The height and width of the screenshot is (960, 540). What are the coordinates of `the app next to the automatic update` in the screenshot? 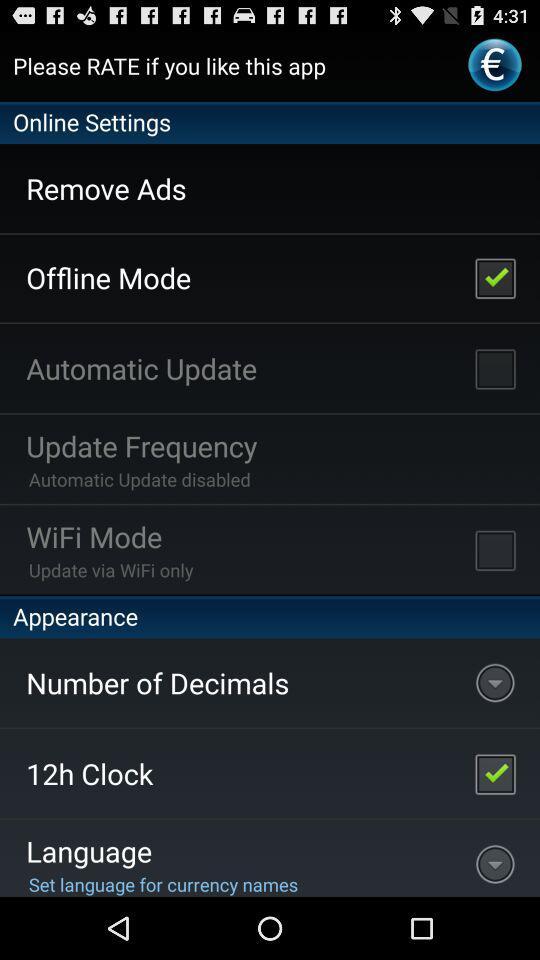 It's located at (494, 367).